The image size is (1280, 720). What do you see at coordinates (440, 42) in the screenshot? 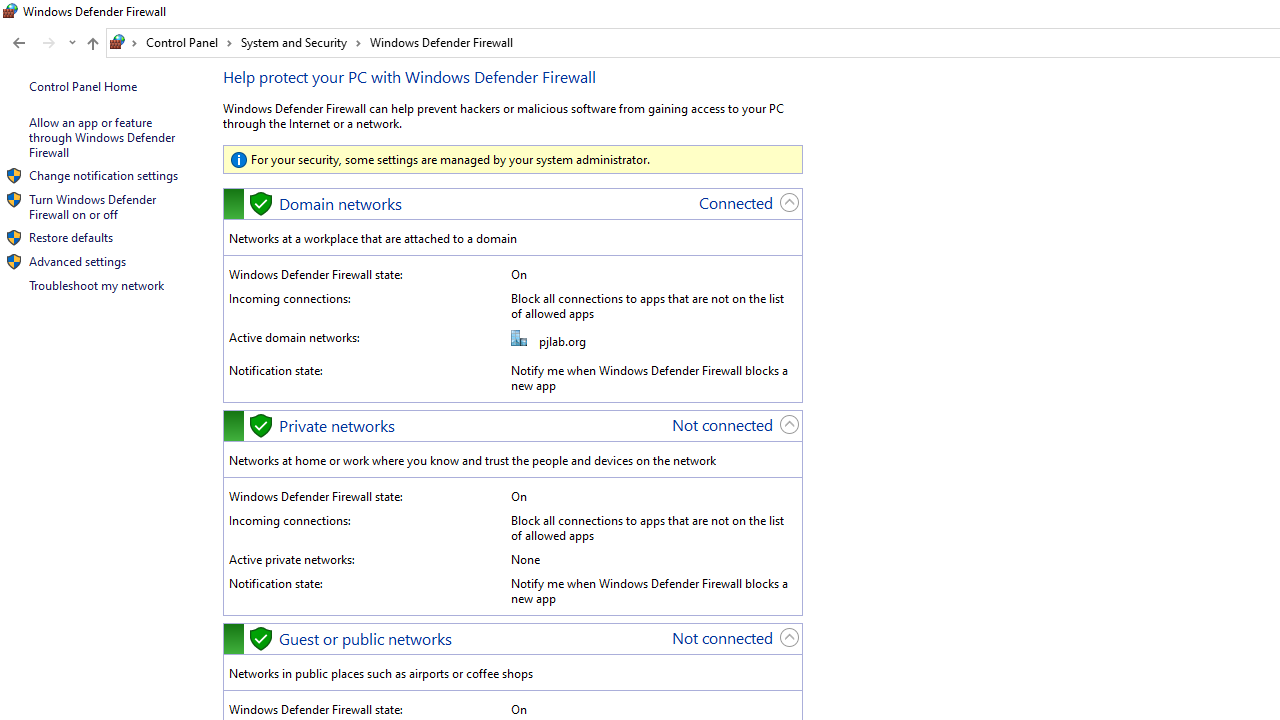
I see `'Windows Defender Firewall'` at bounding box center [440, 42].